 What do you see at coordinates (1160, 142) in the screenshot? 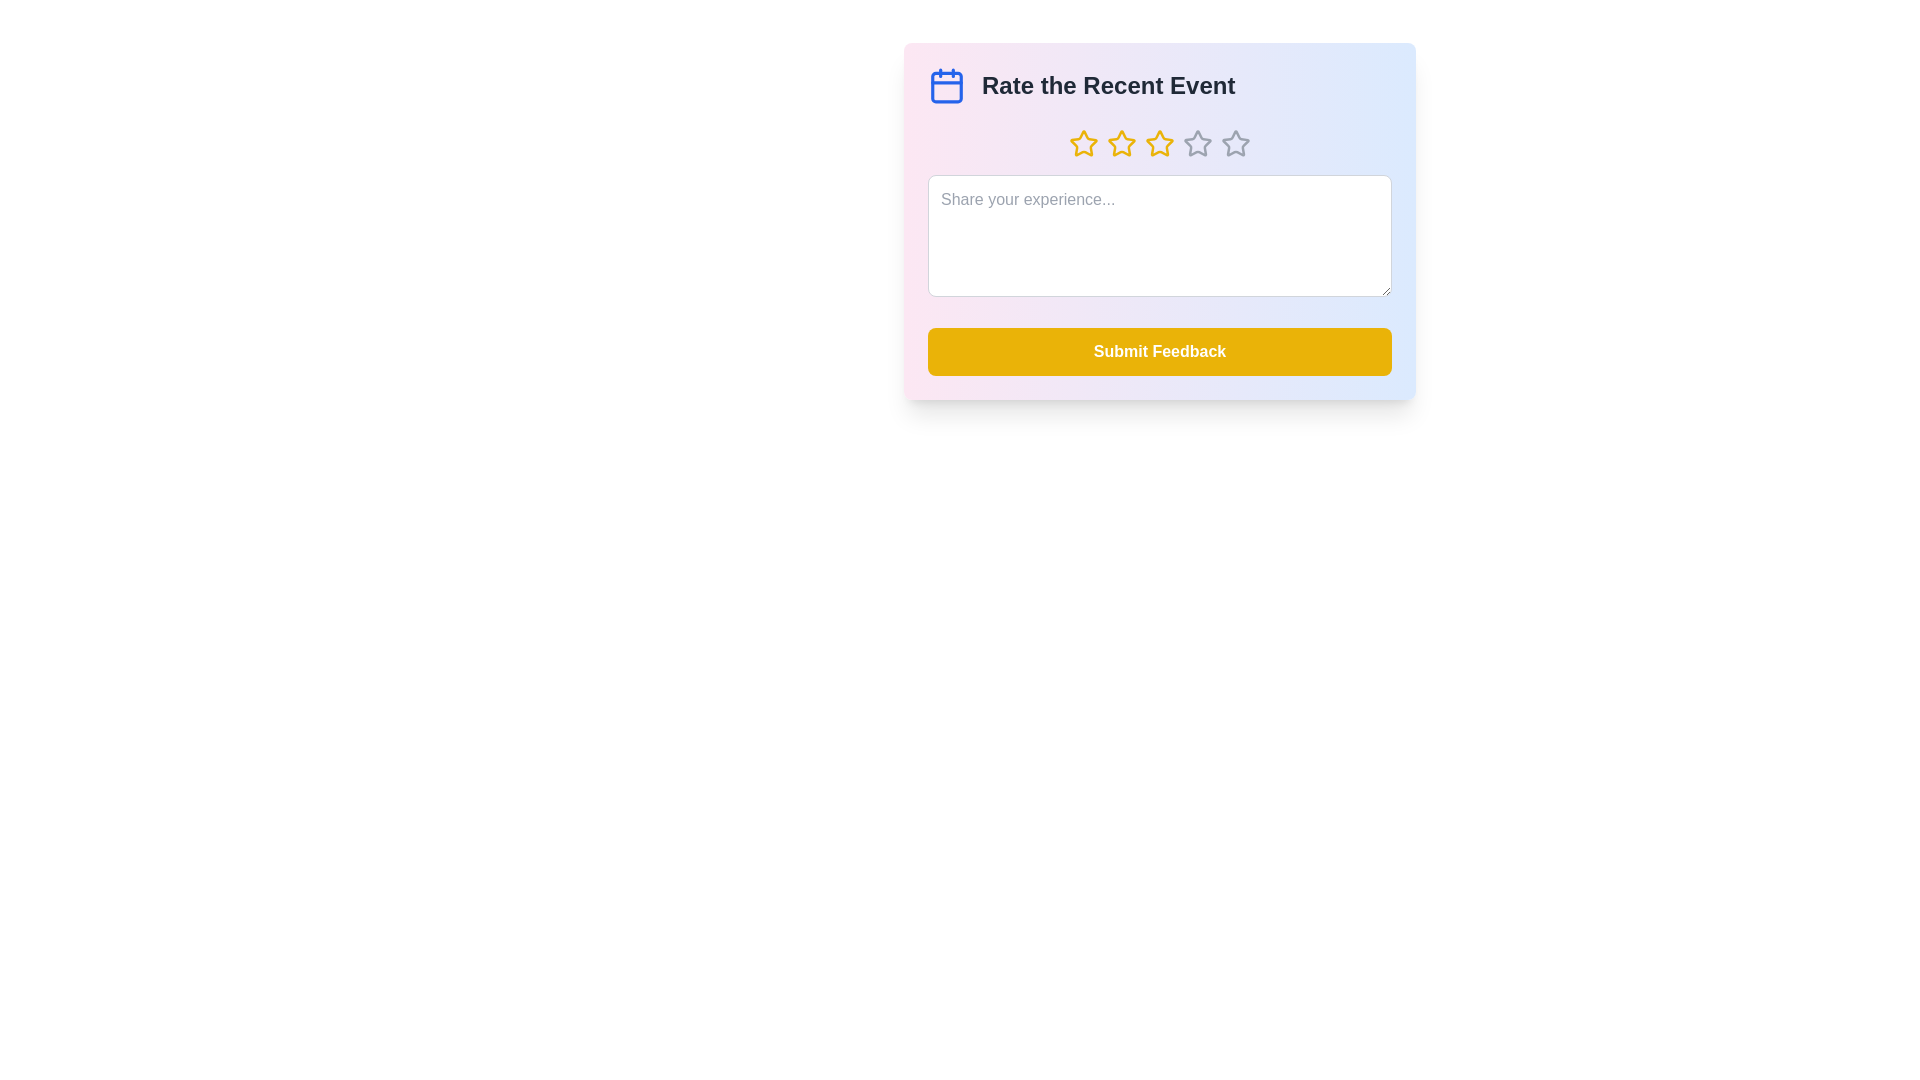
I see `the star corresponding to the desired rating of 3` at bounding box center [1160, 142].